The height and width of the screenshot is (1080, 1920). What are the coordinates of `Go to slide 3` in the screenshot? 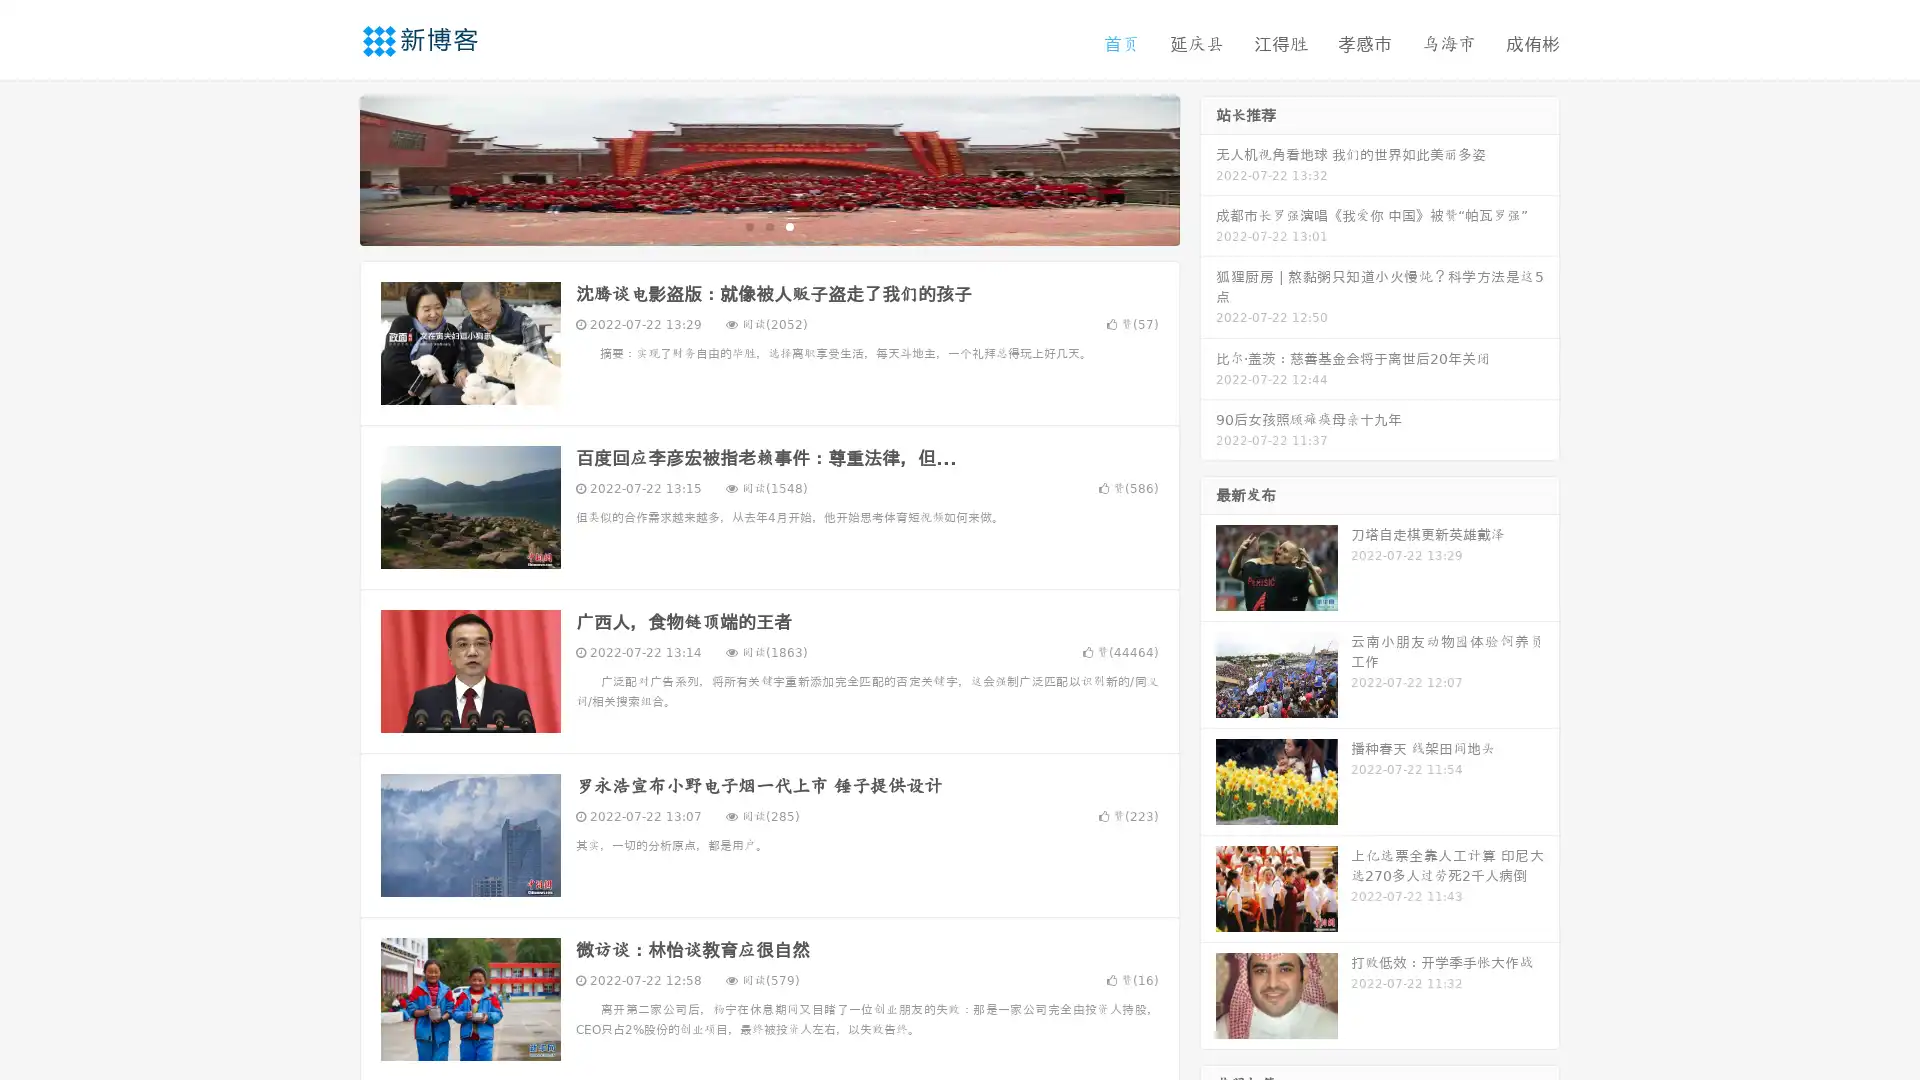 It's located at (789, 225).